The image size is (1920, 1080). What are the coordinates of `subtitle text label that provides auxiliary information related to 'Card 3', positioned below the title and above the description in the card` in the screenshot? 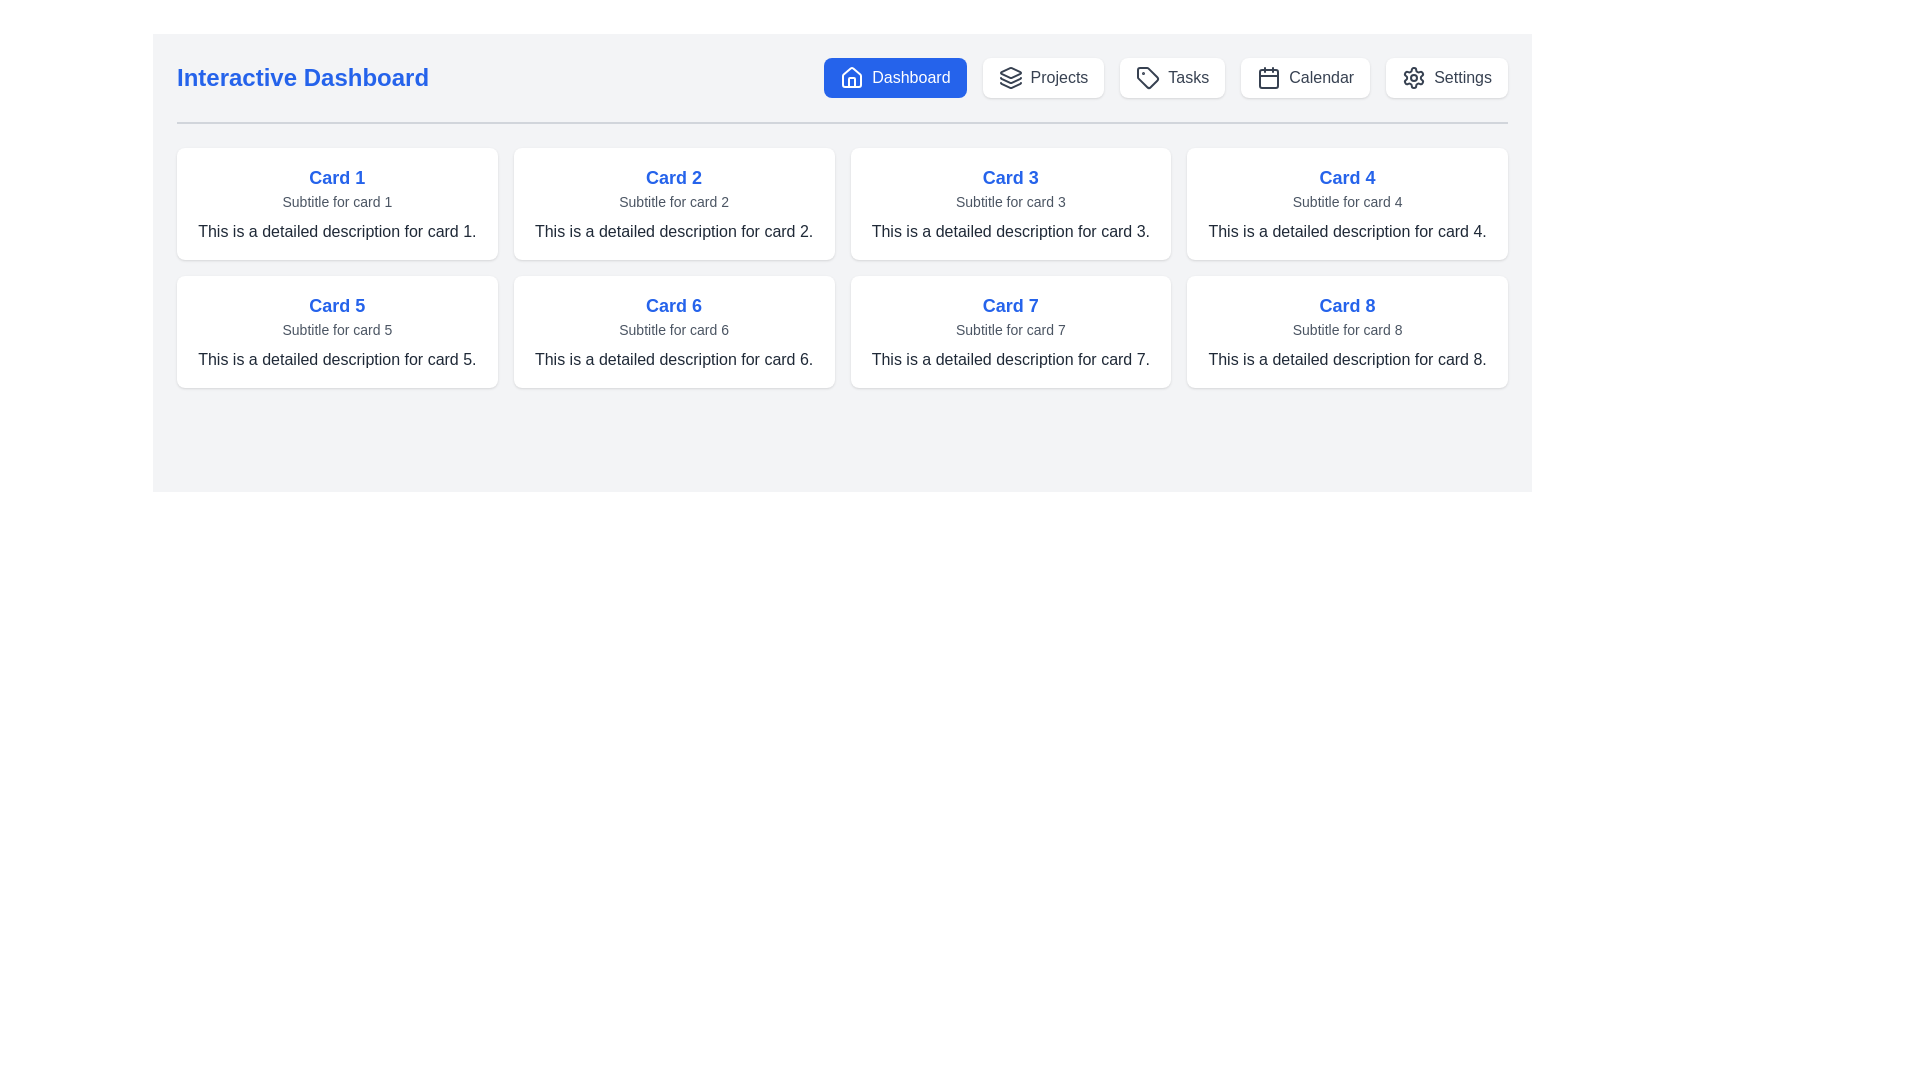 It's located at (1010, 201).